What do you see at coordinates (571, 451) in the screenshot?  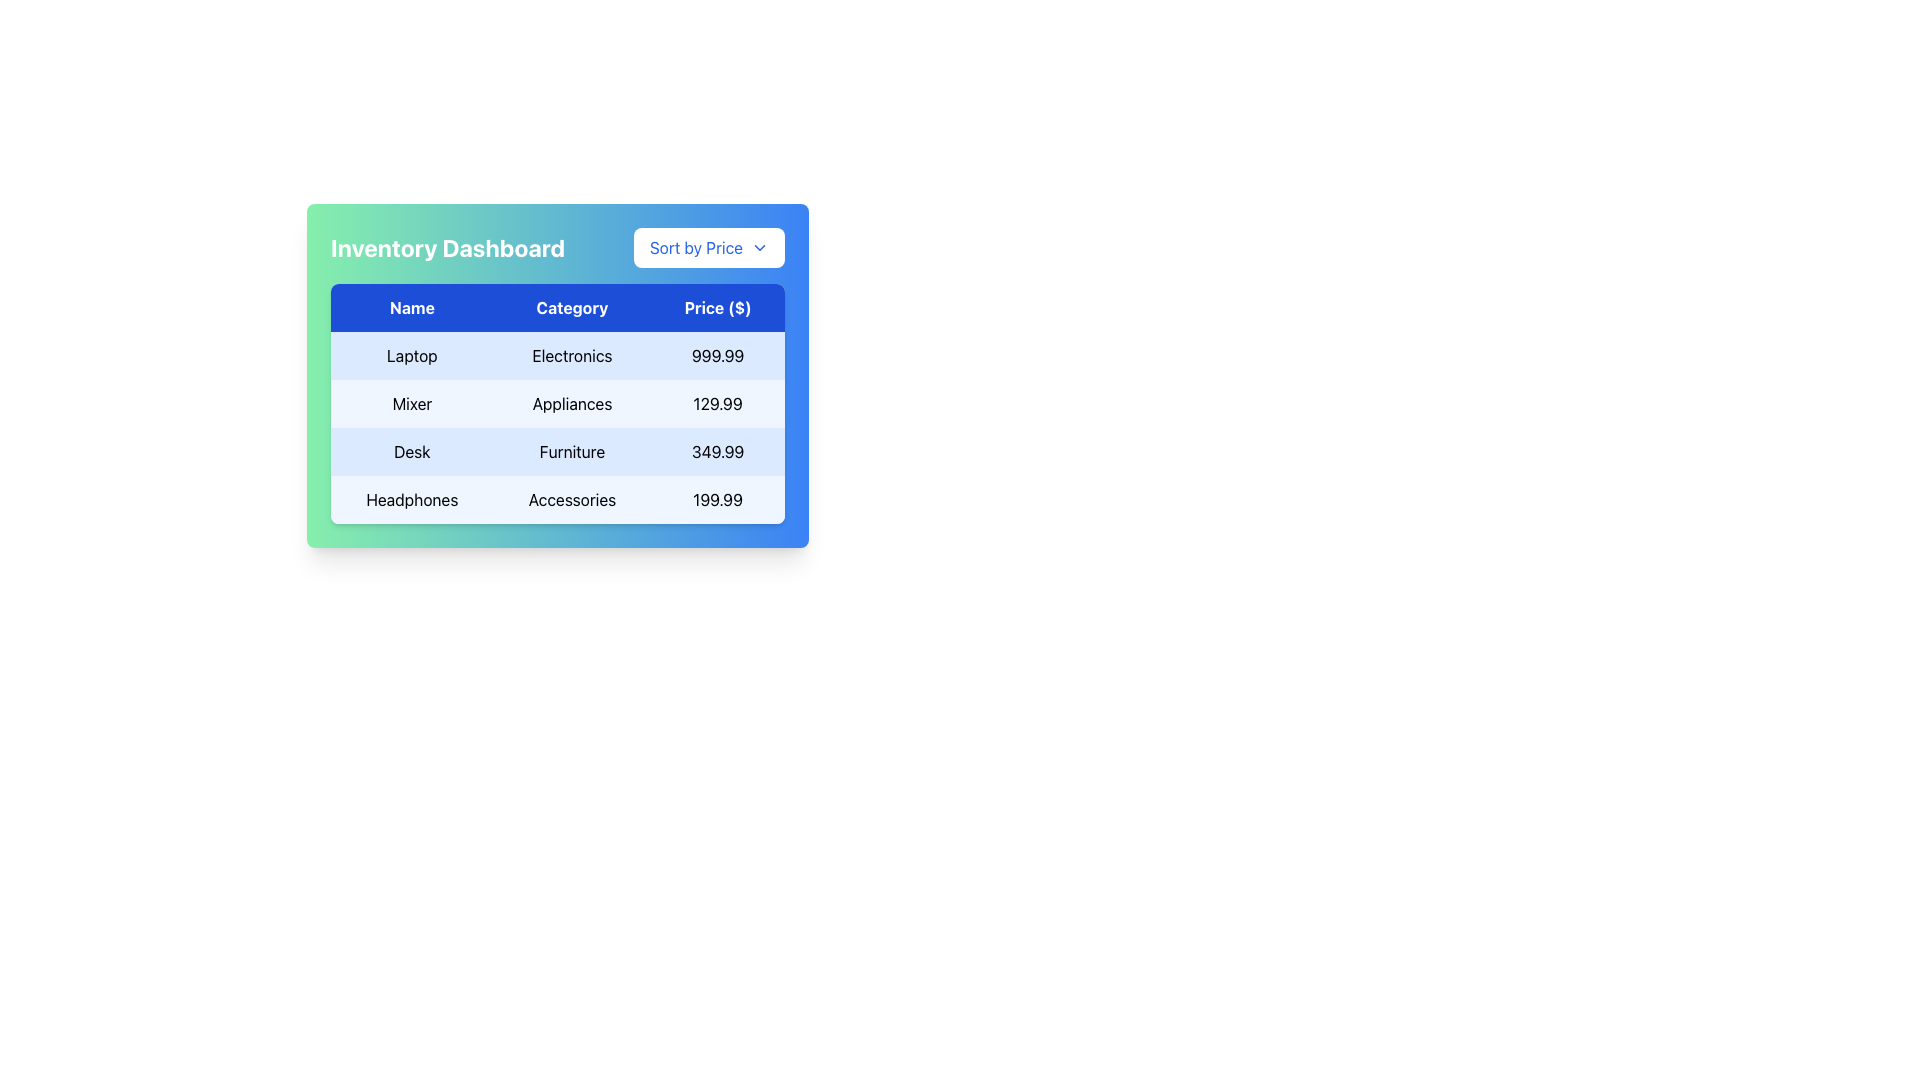 I see `the Text Label displaying 'Furniture' in the 'Category' column of the table for the 'Desk' product in the third row` at bounding box center [571, 451].